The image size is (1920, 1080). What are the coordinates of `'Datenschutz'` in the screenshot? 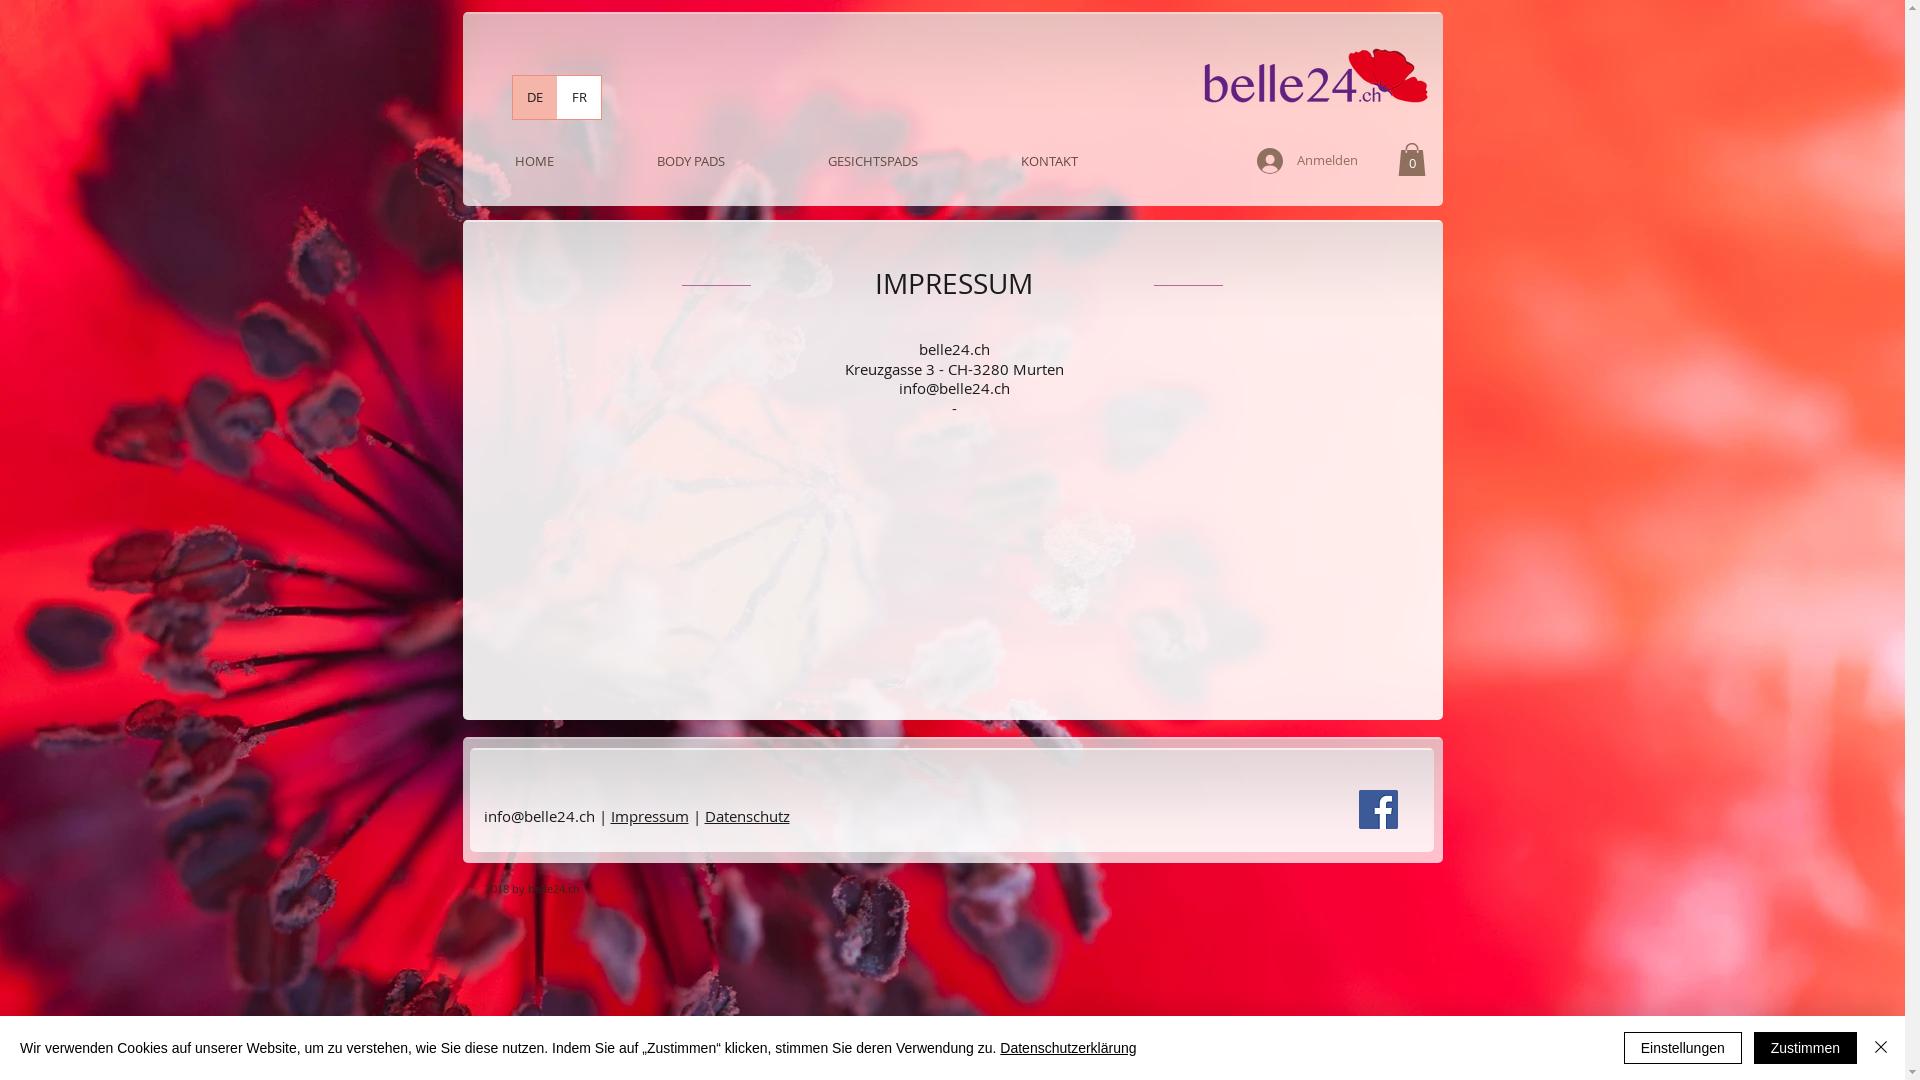 It's located at (745, 816).